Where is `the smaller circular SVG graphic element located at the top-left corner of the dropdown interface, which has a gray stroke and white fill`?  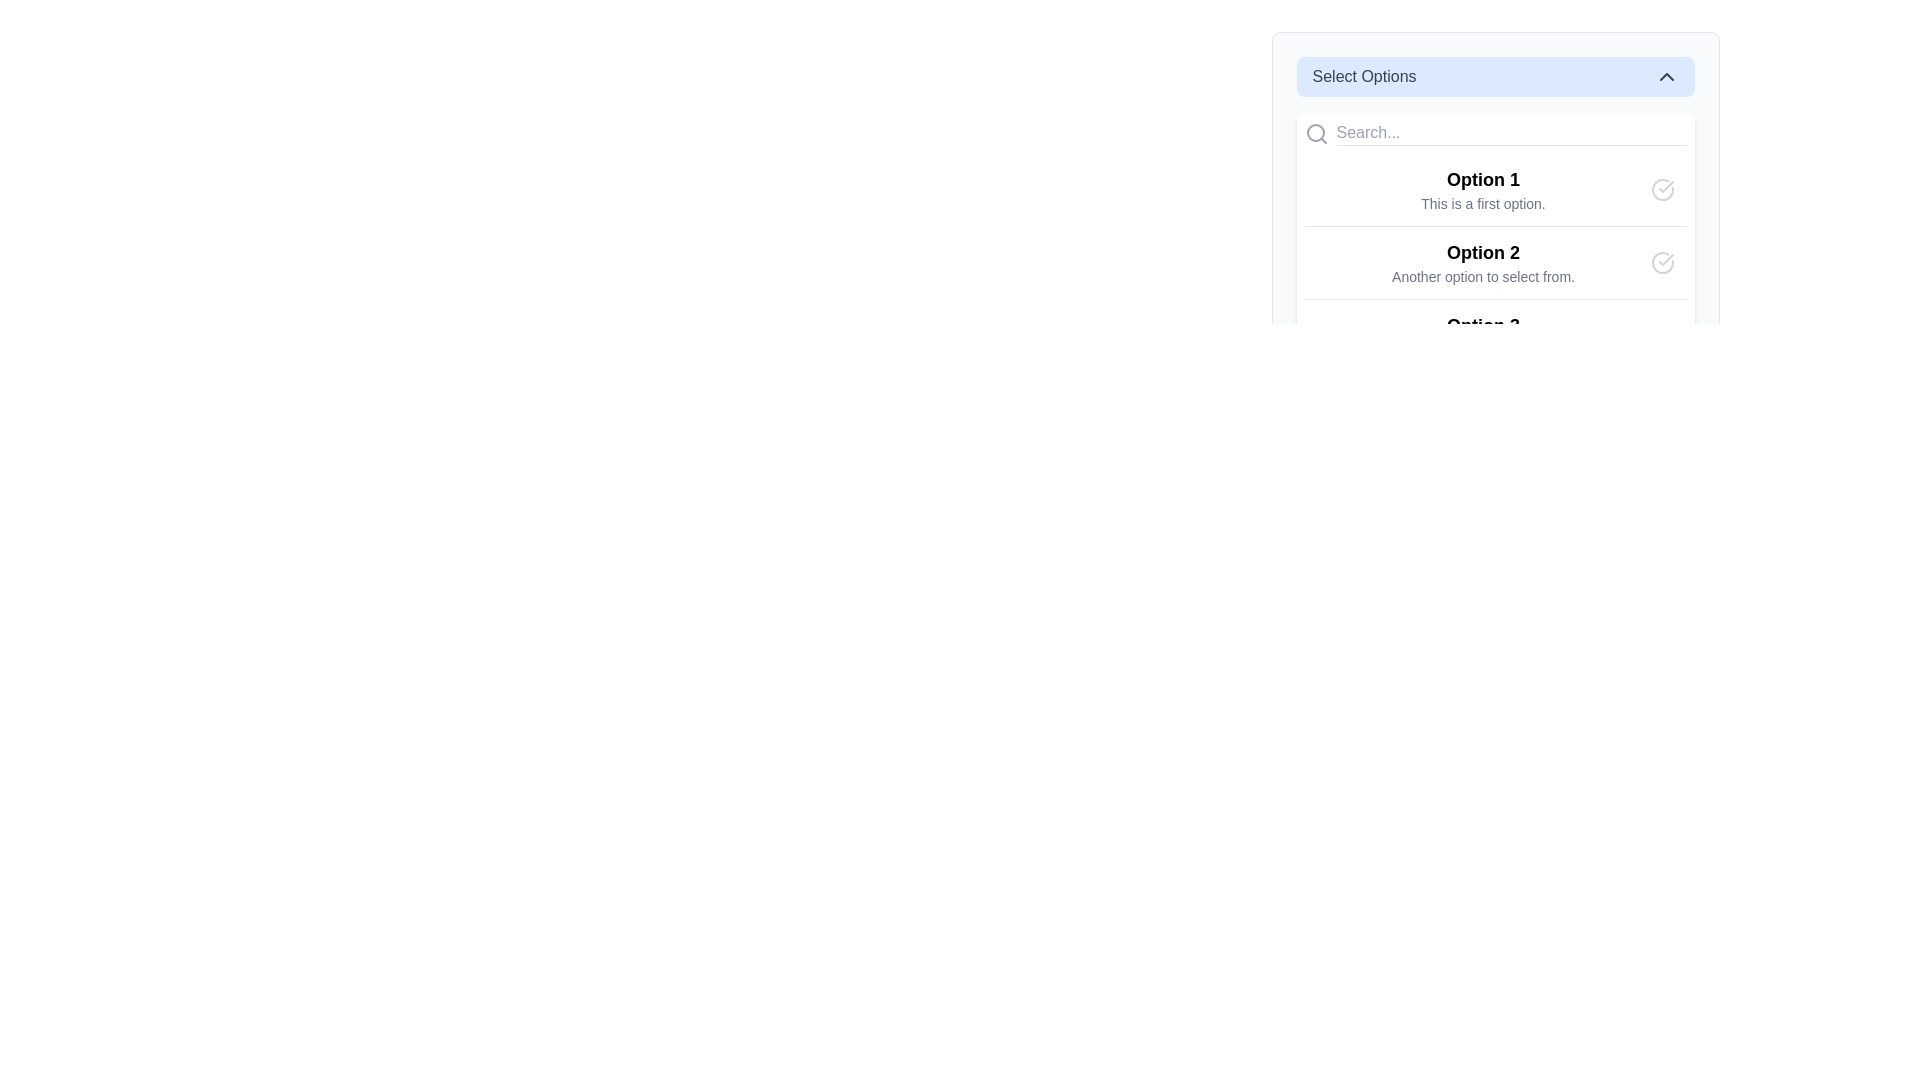
the smaller circular SVG graphic element located at the top-left corner of the dropdown interface, which has a gray stroke and white fill is located at coordinates (1315, 132).